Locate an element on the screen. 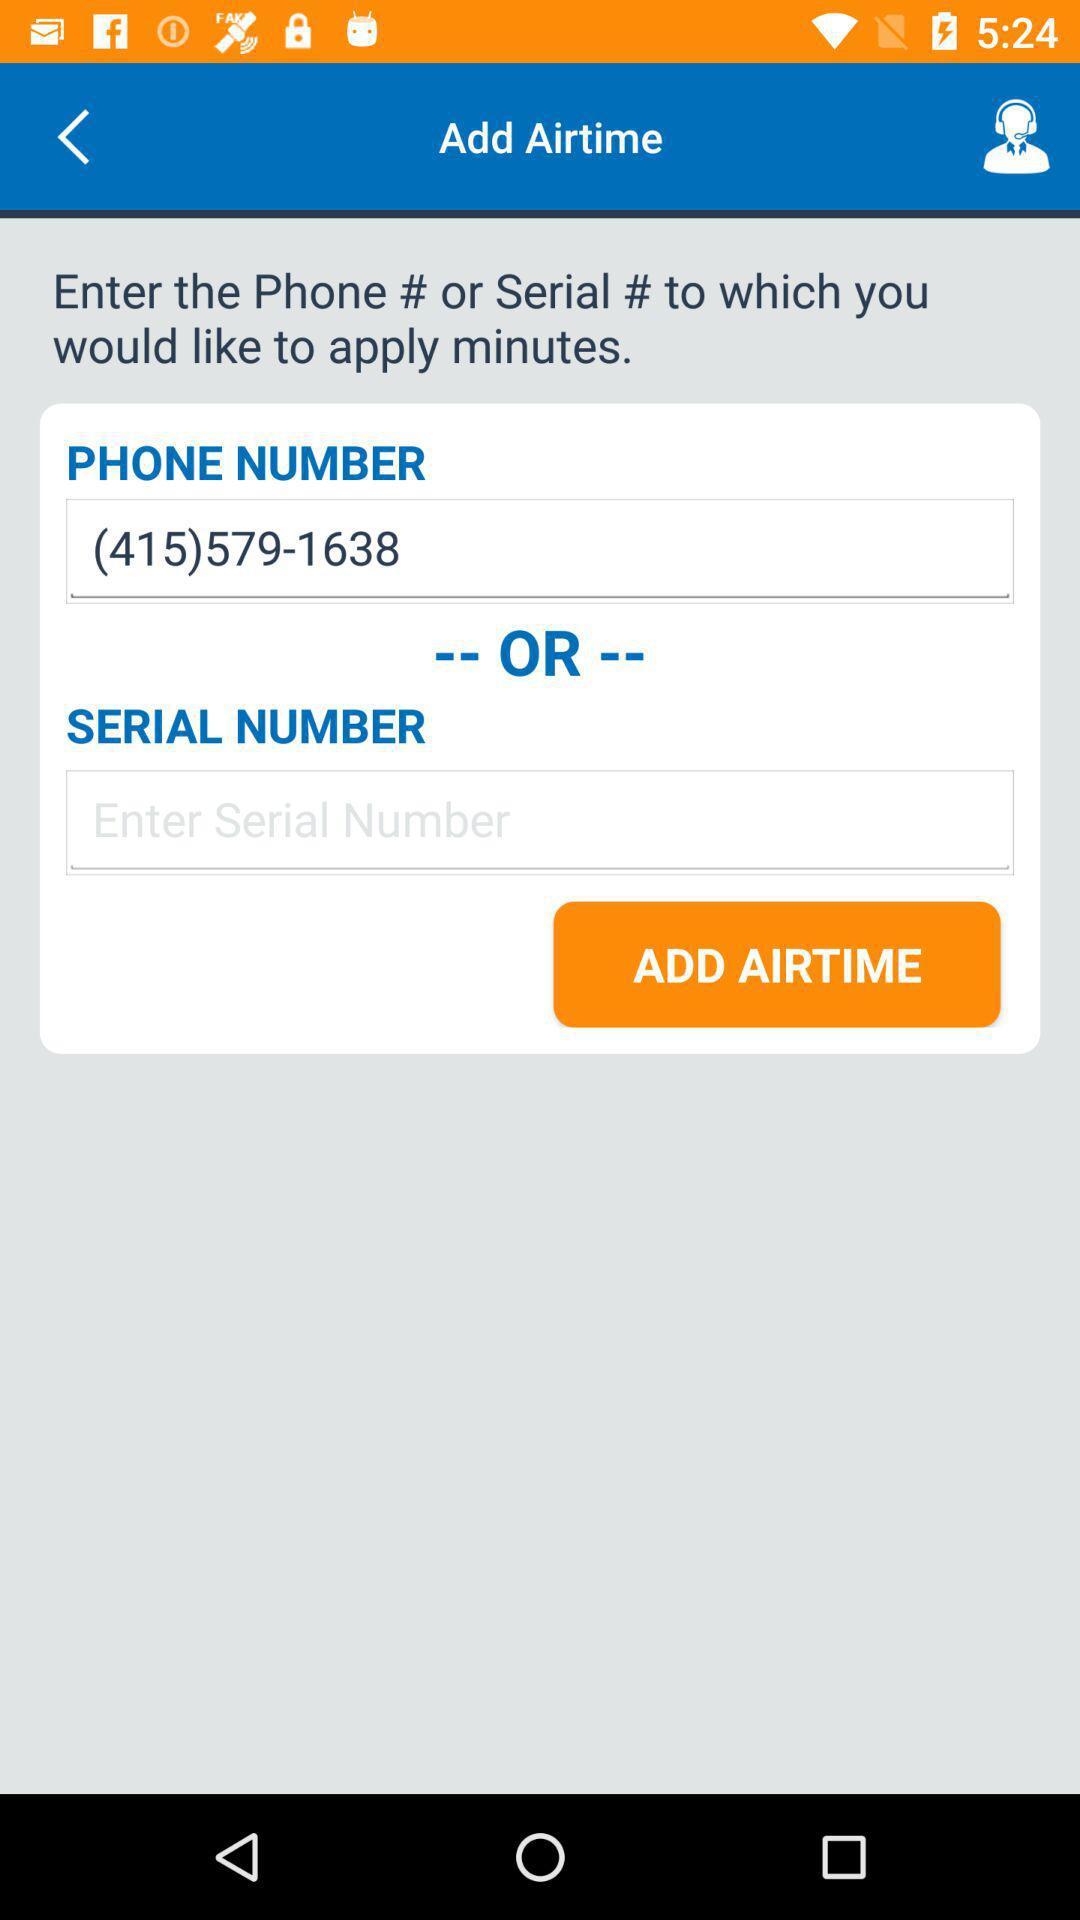 The image size is (1080, 1920). the icon to the right of add airtime is located at coordinates (1017, 135).